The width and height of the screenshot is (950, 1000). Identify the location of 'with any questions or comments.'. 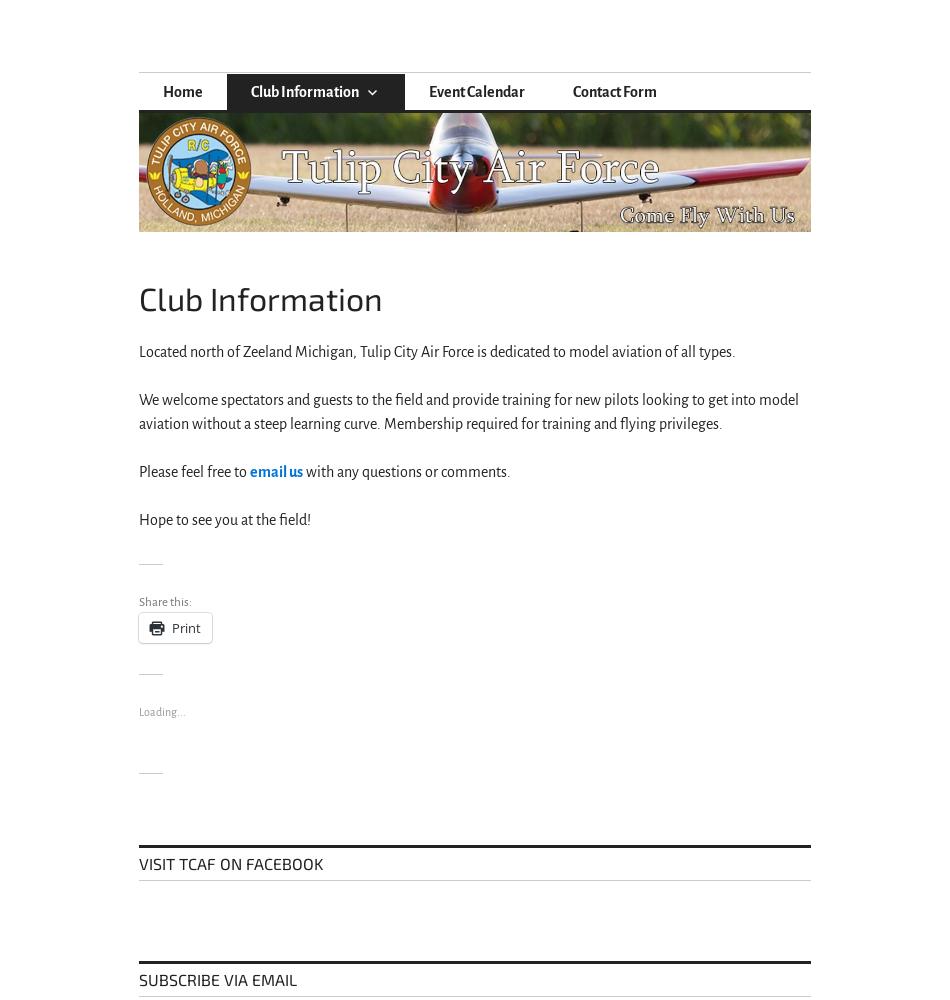
(301, 471).